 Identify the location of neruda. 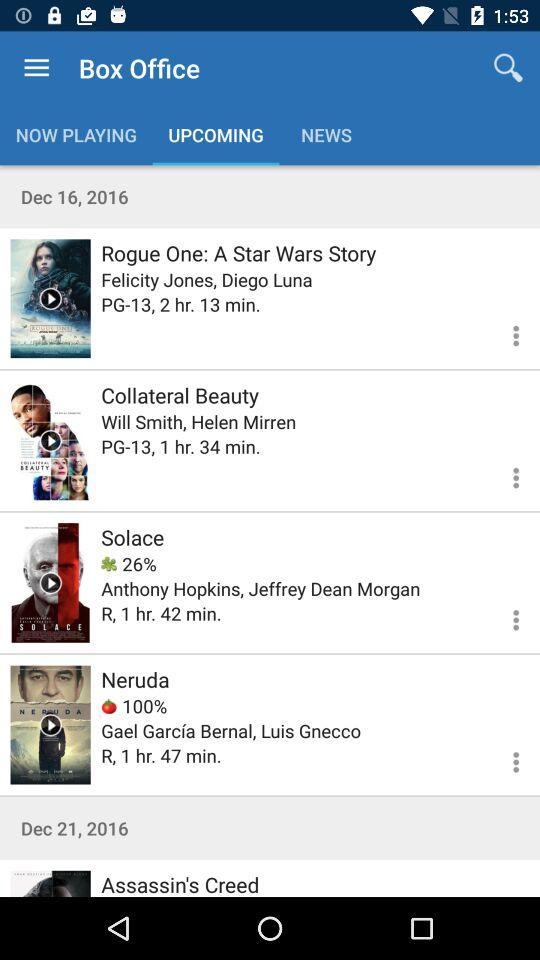
(50, 724).